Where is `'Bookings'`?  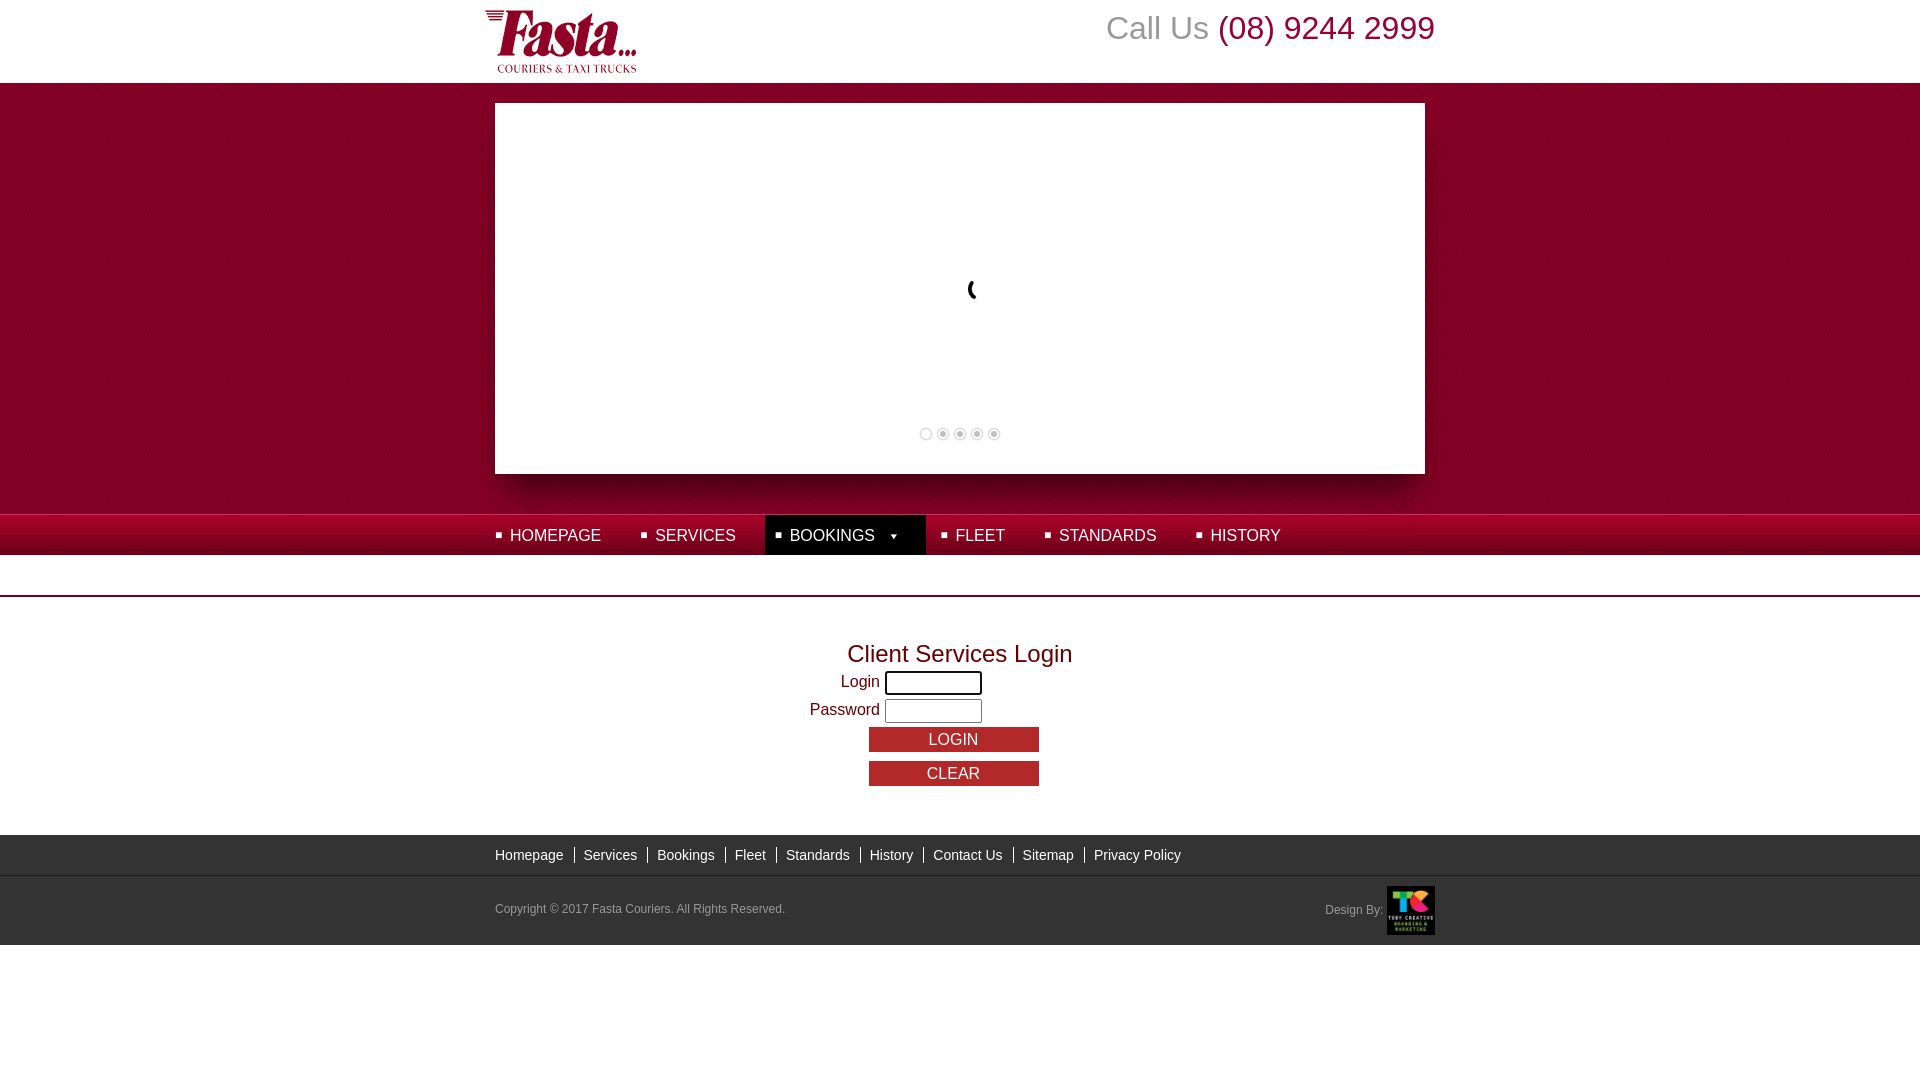
'Bookings' is located at coordinates (686, 855).